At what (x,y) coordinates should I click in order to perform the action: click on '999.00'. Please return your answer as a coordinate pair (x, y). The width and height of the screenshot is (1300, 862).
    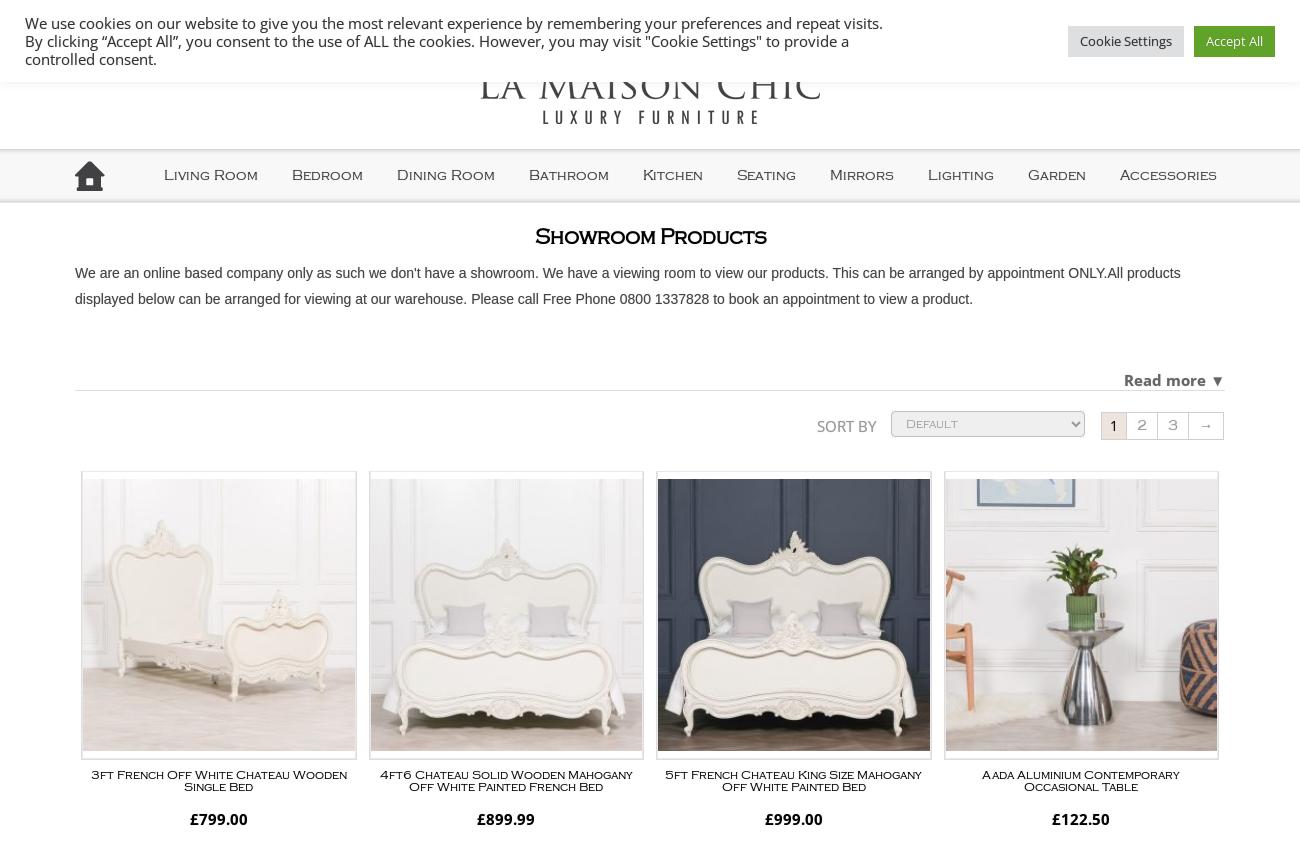
    Looking at the image, I should click on (796, 817).